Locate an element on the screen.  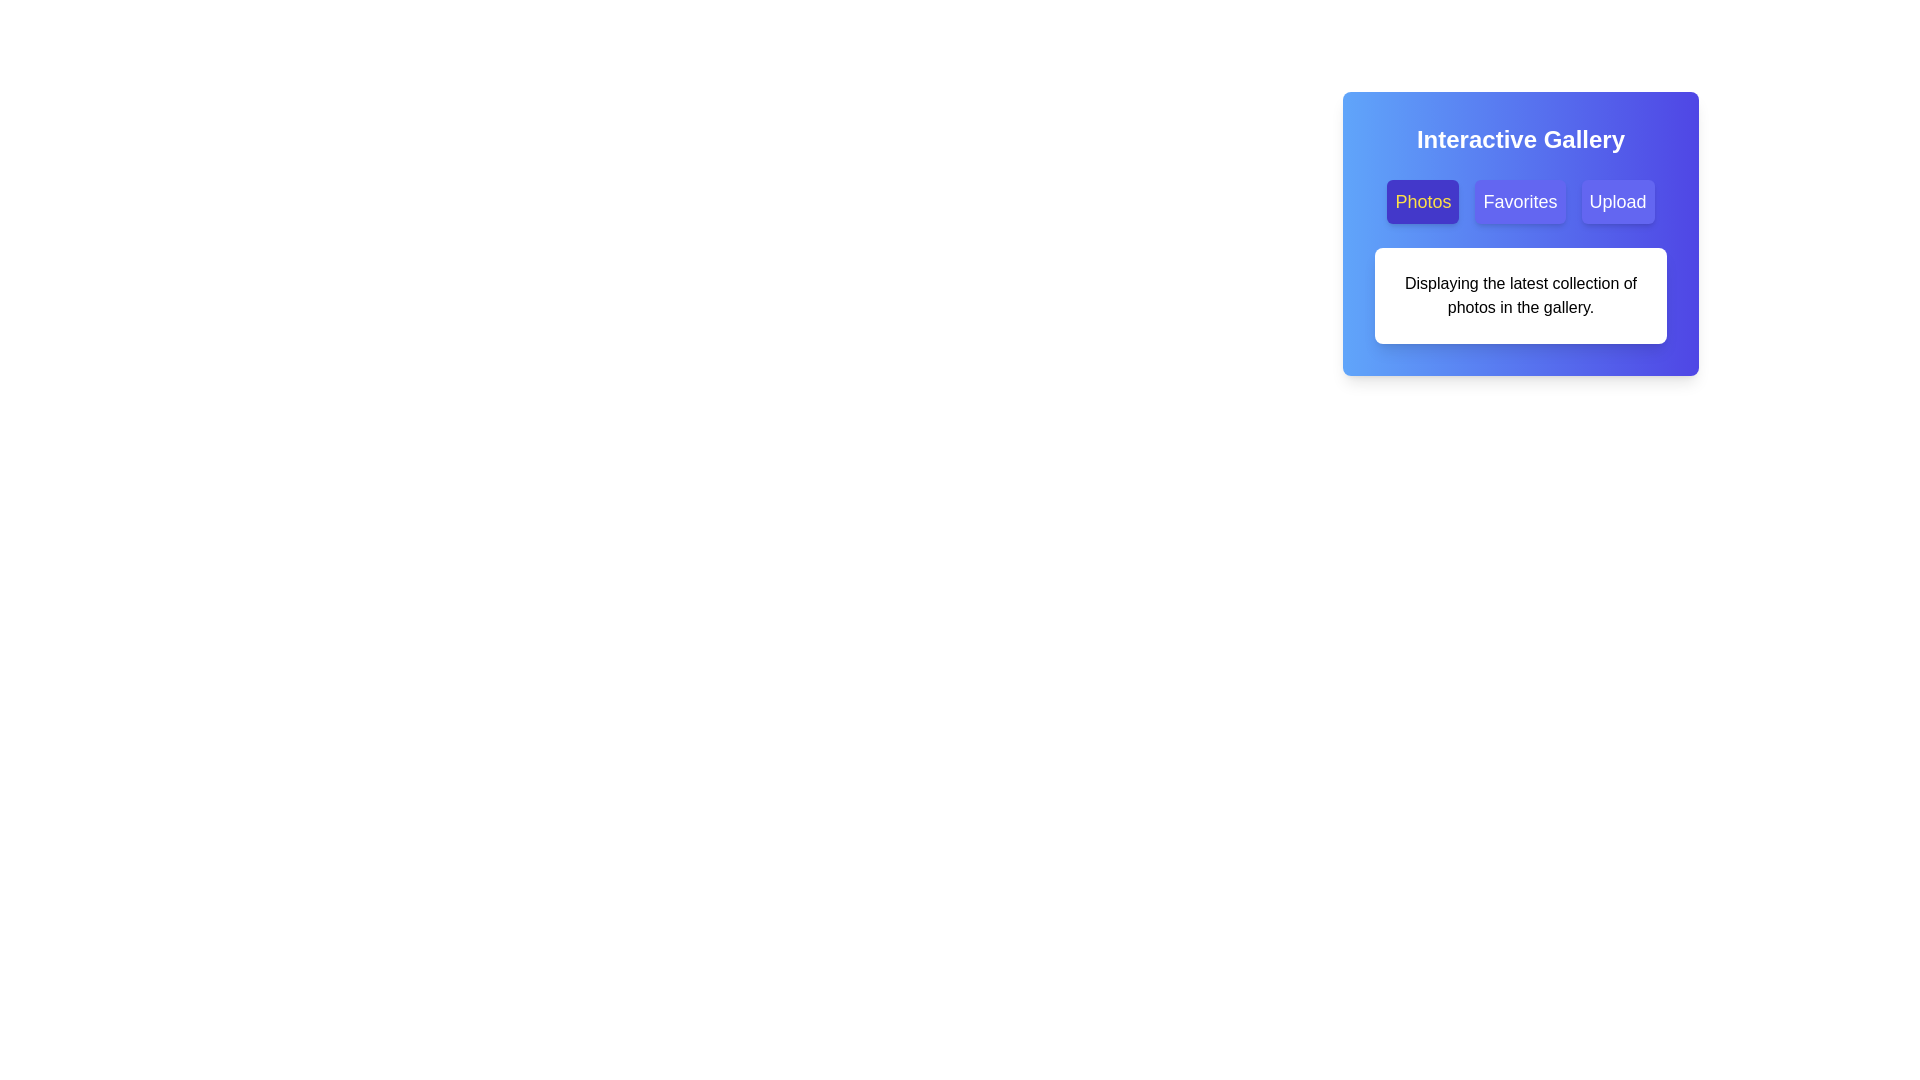
the 'Favorites' button, which is the second button in a row of three, located between the 'Photos' and 'Upload' buttons within a blue-tinted card-like section is located at coordinates (1520, 201).